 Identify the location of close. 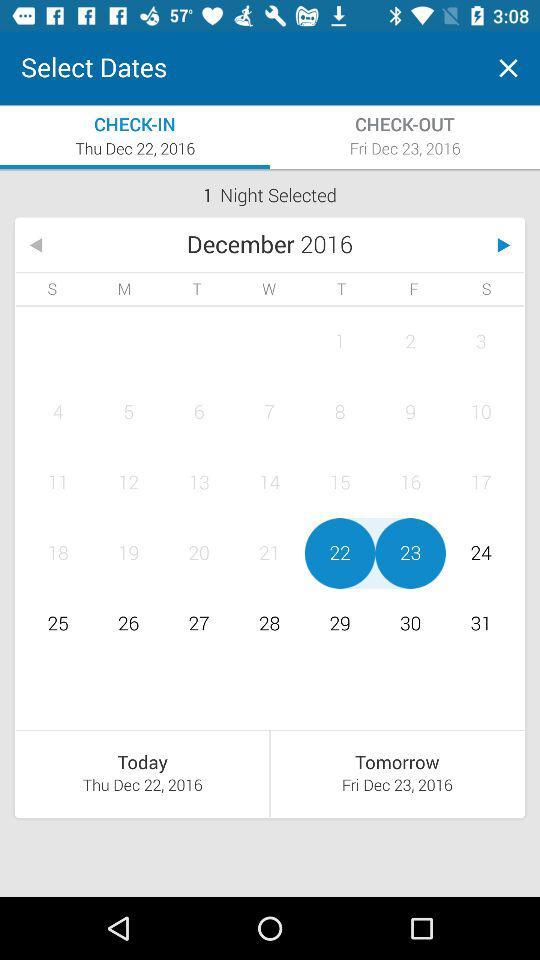
(508, 68).